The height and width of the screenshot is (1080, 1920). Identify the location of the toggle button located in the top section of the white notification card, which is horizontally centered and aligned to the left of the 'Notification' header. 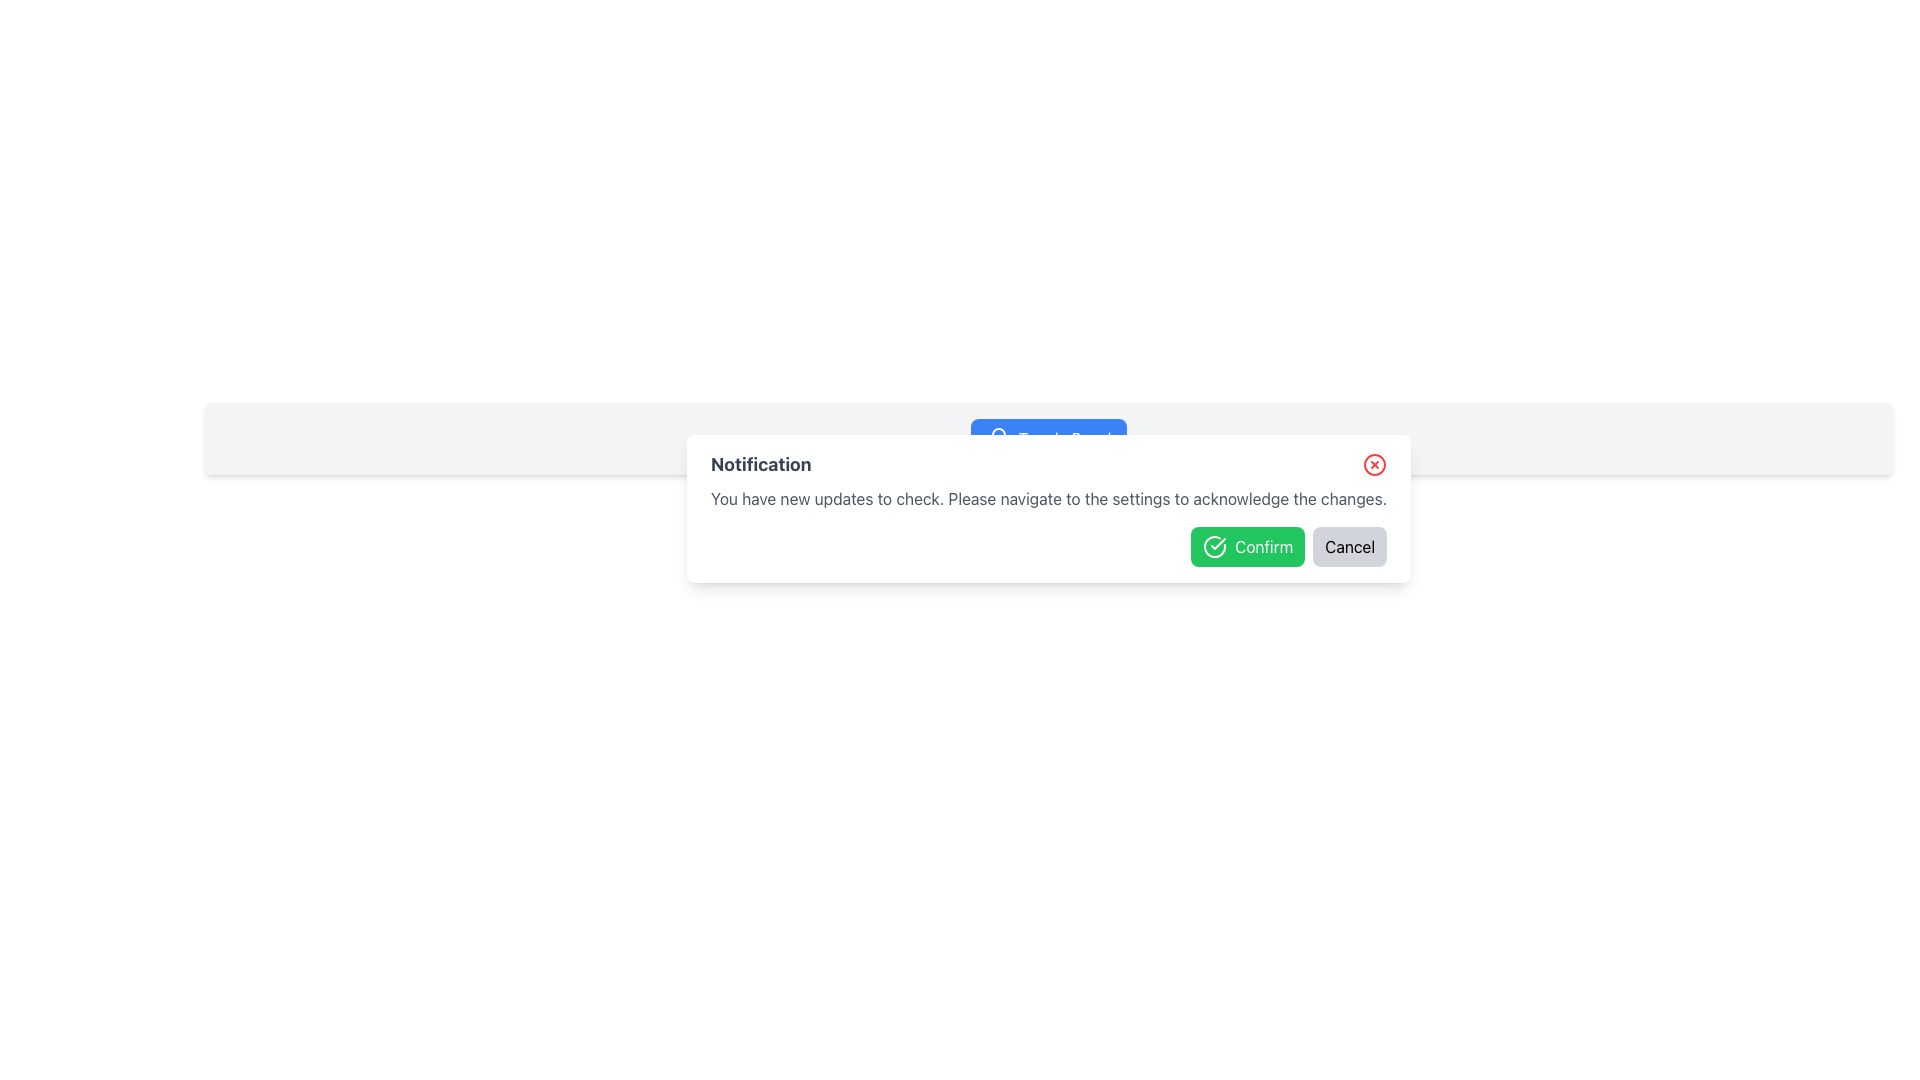
(1047, 438).